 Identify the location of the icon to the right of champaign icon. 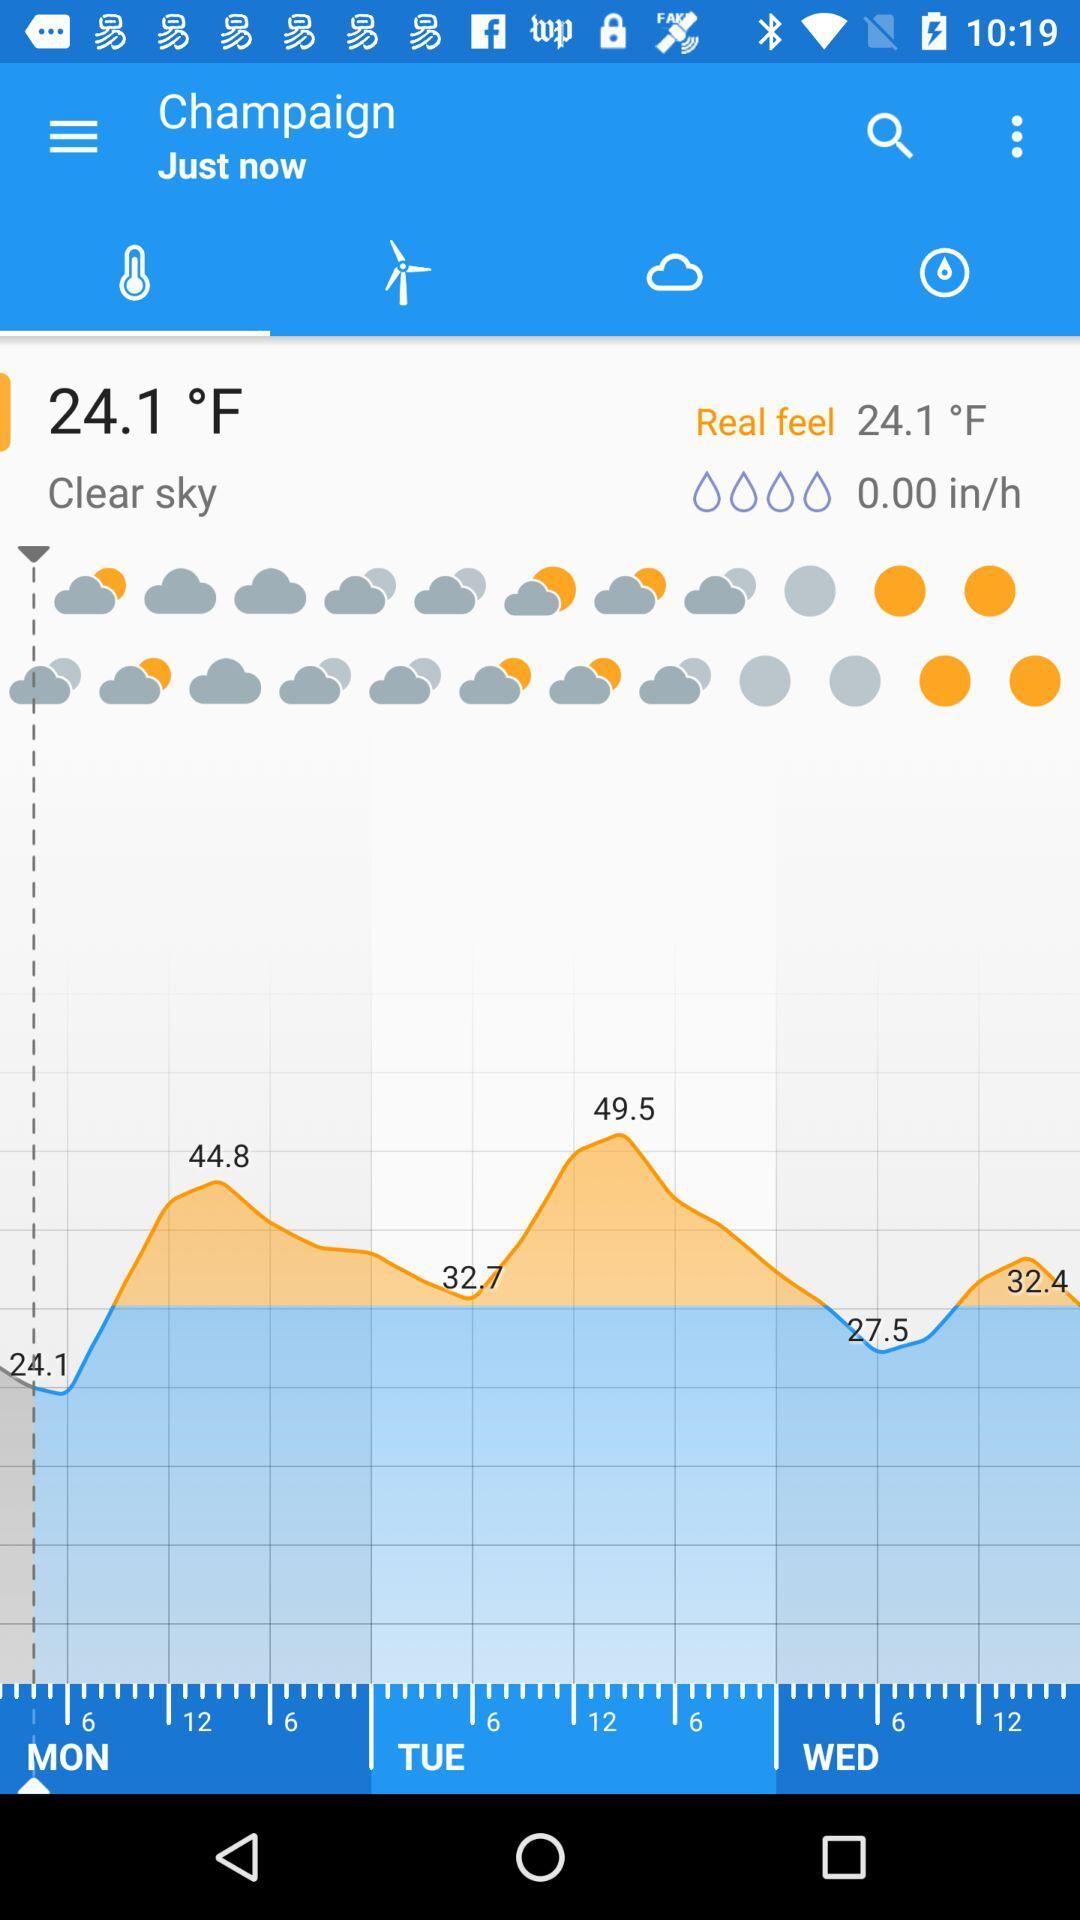
(890, 135).